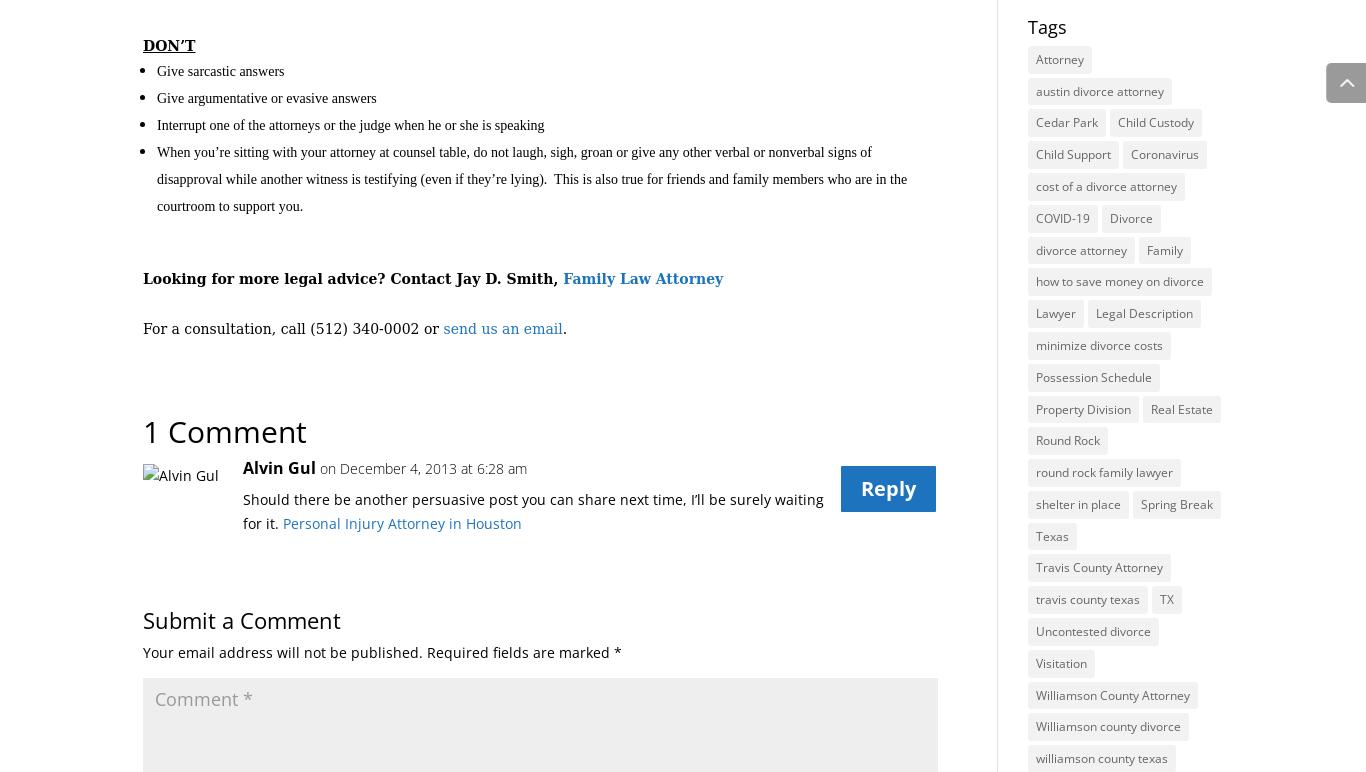 The image size is (1366, 772). I want to click on 'Texas', so click(1034, 535).